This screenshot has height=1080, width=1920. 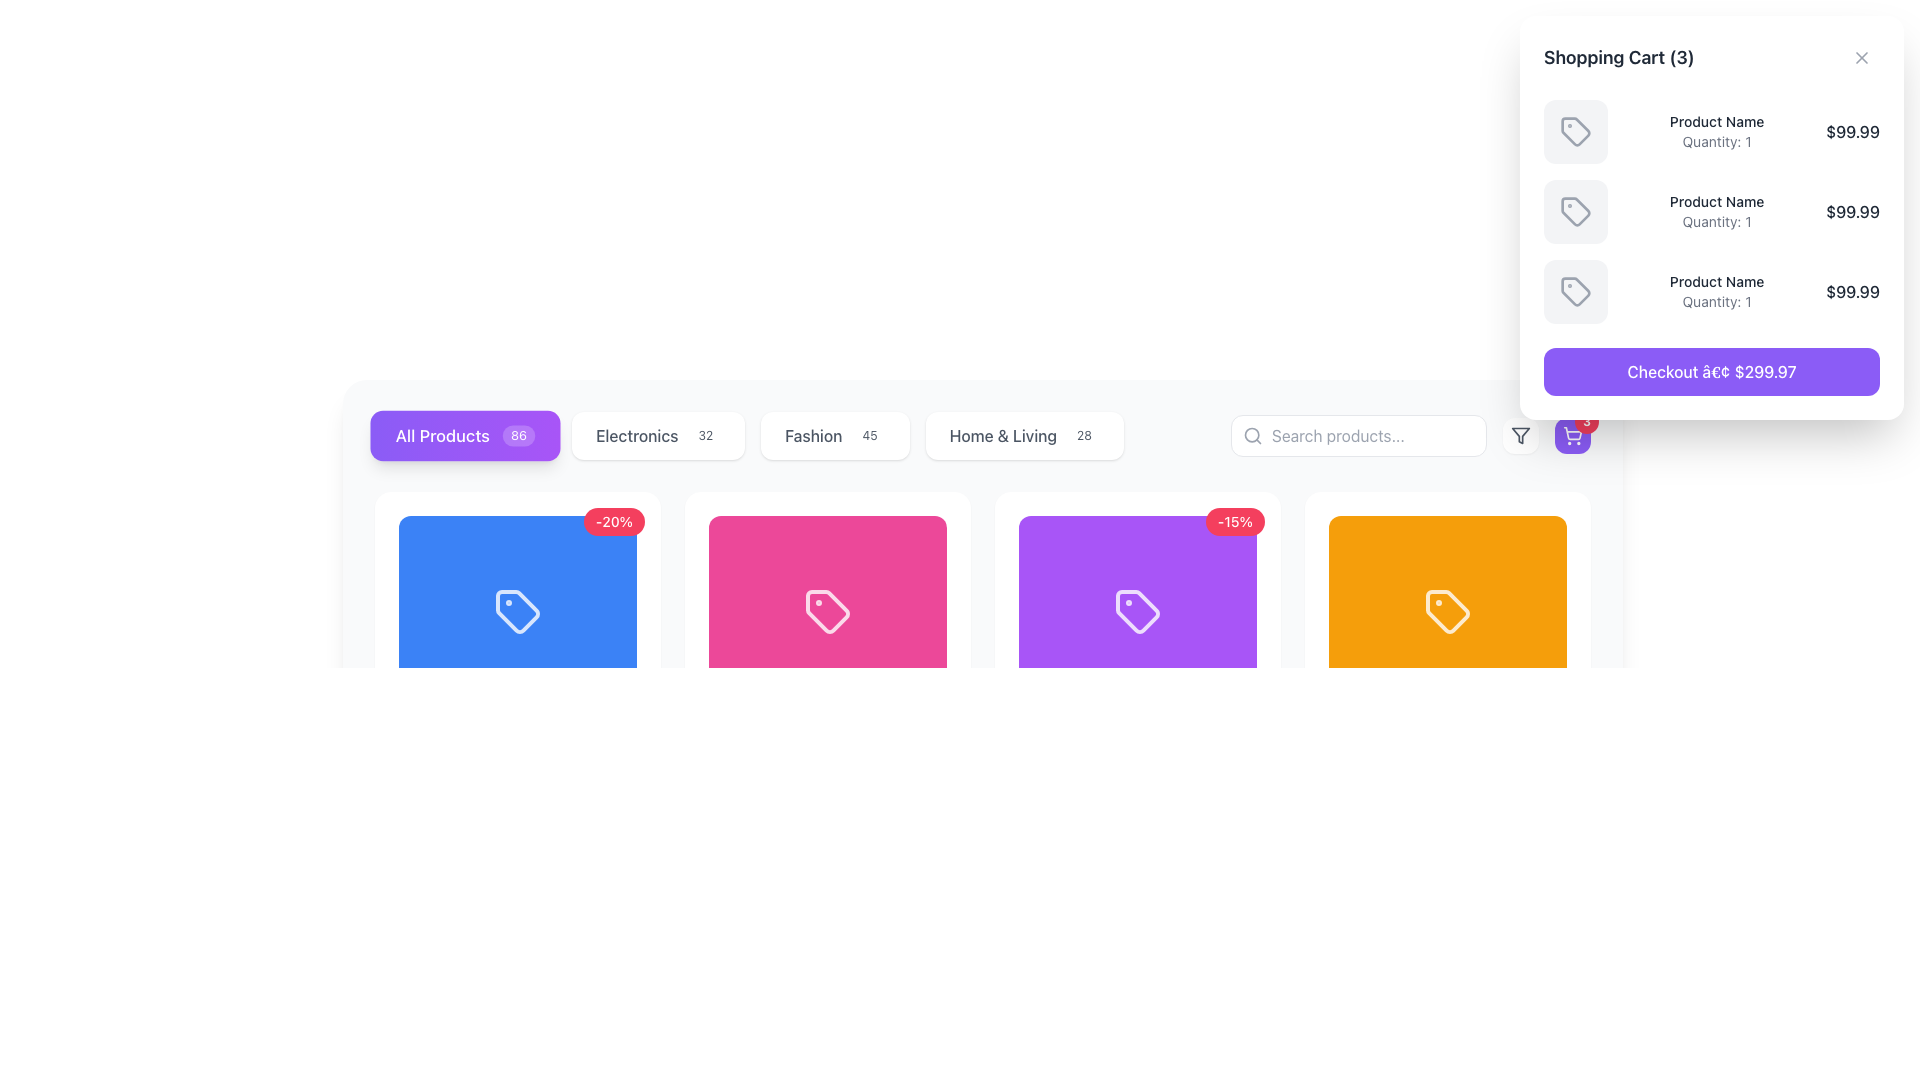 What do you see at coordinates (1573, 290) in the screenshot?
I see `the tag-shaped icon in the third row of the shopping cart interface` at bounding box center [1573, 290].